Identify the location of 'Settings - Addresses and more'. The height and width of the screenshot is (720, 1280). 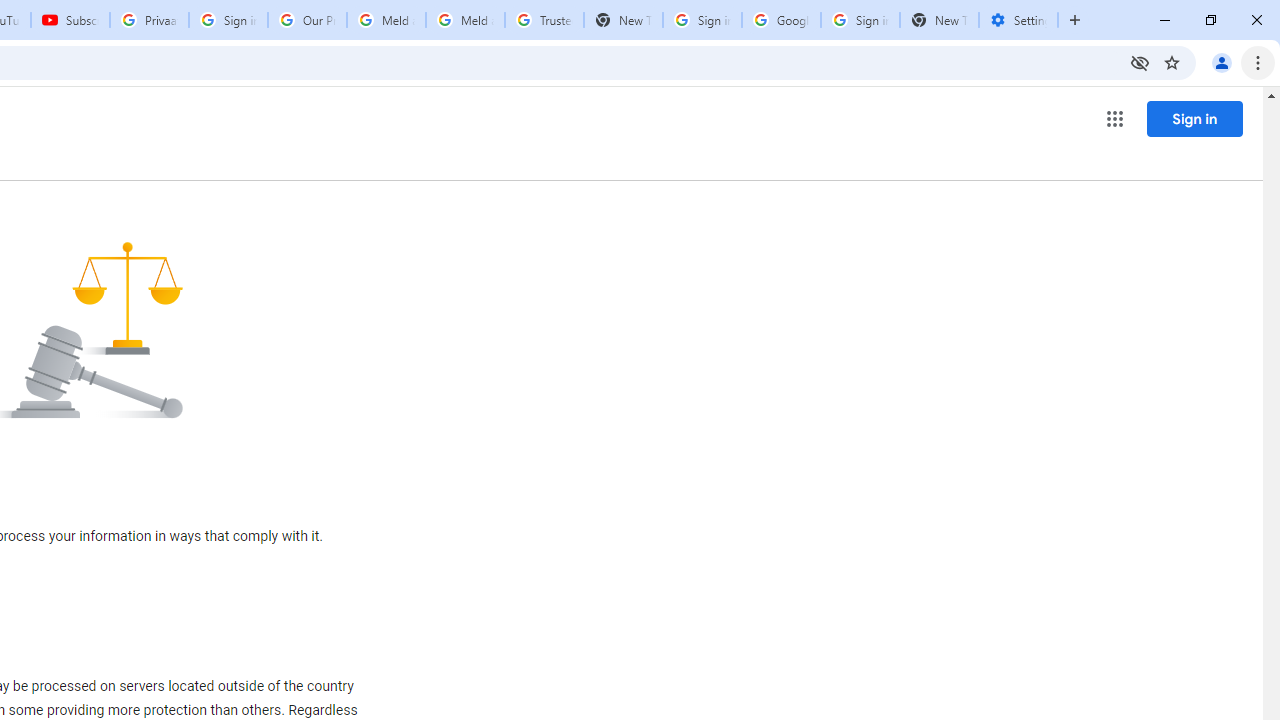
(1018, 20).